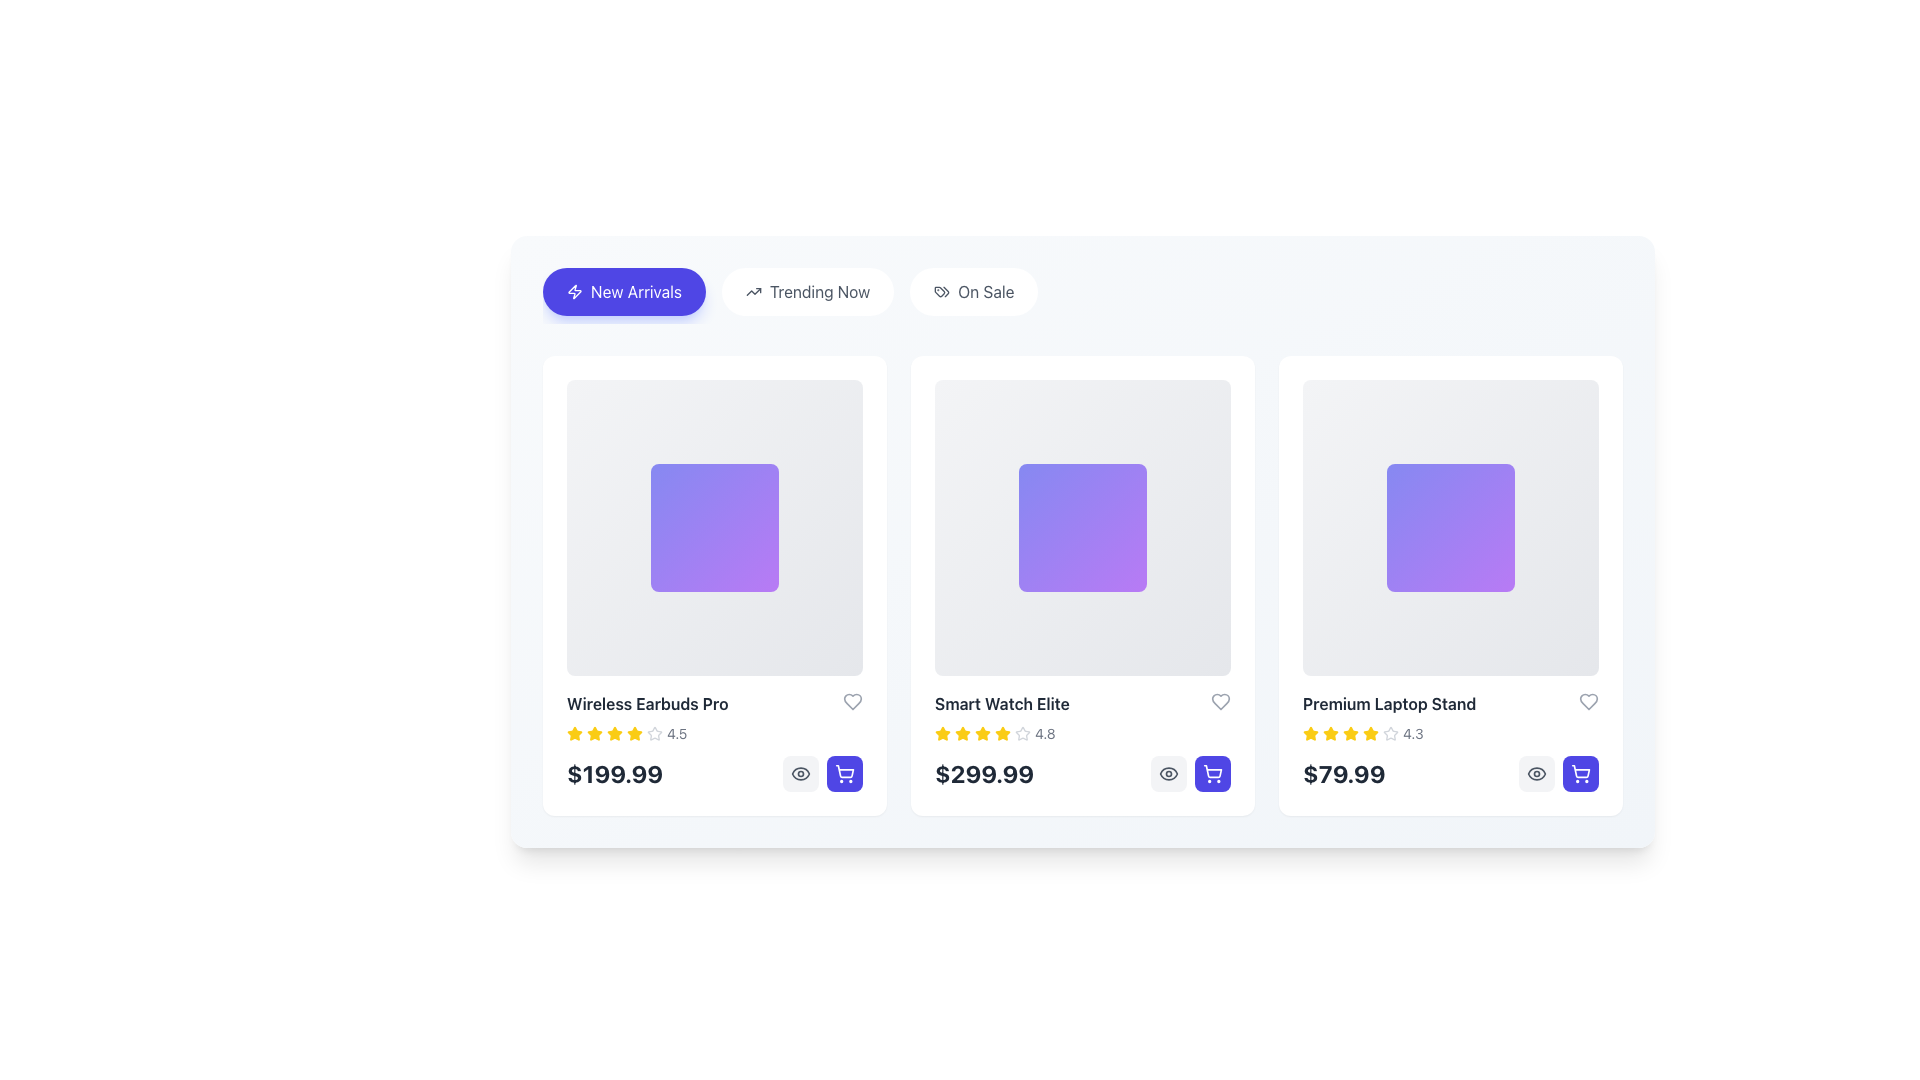 The height and width of the screenshot is (1080, 1920). I want to click on the second yellow star icon in the ratings section under the product 'Wireless Earbuds Pro', so click(633, 733).